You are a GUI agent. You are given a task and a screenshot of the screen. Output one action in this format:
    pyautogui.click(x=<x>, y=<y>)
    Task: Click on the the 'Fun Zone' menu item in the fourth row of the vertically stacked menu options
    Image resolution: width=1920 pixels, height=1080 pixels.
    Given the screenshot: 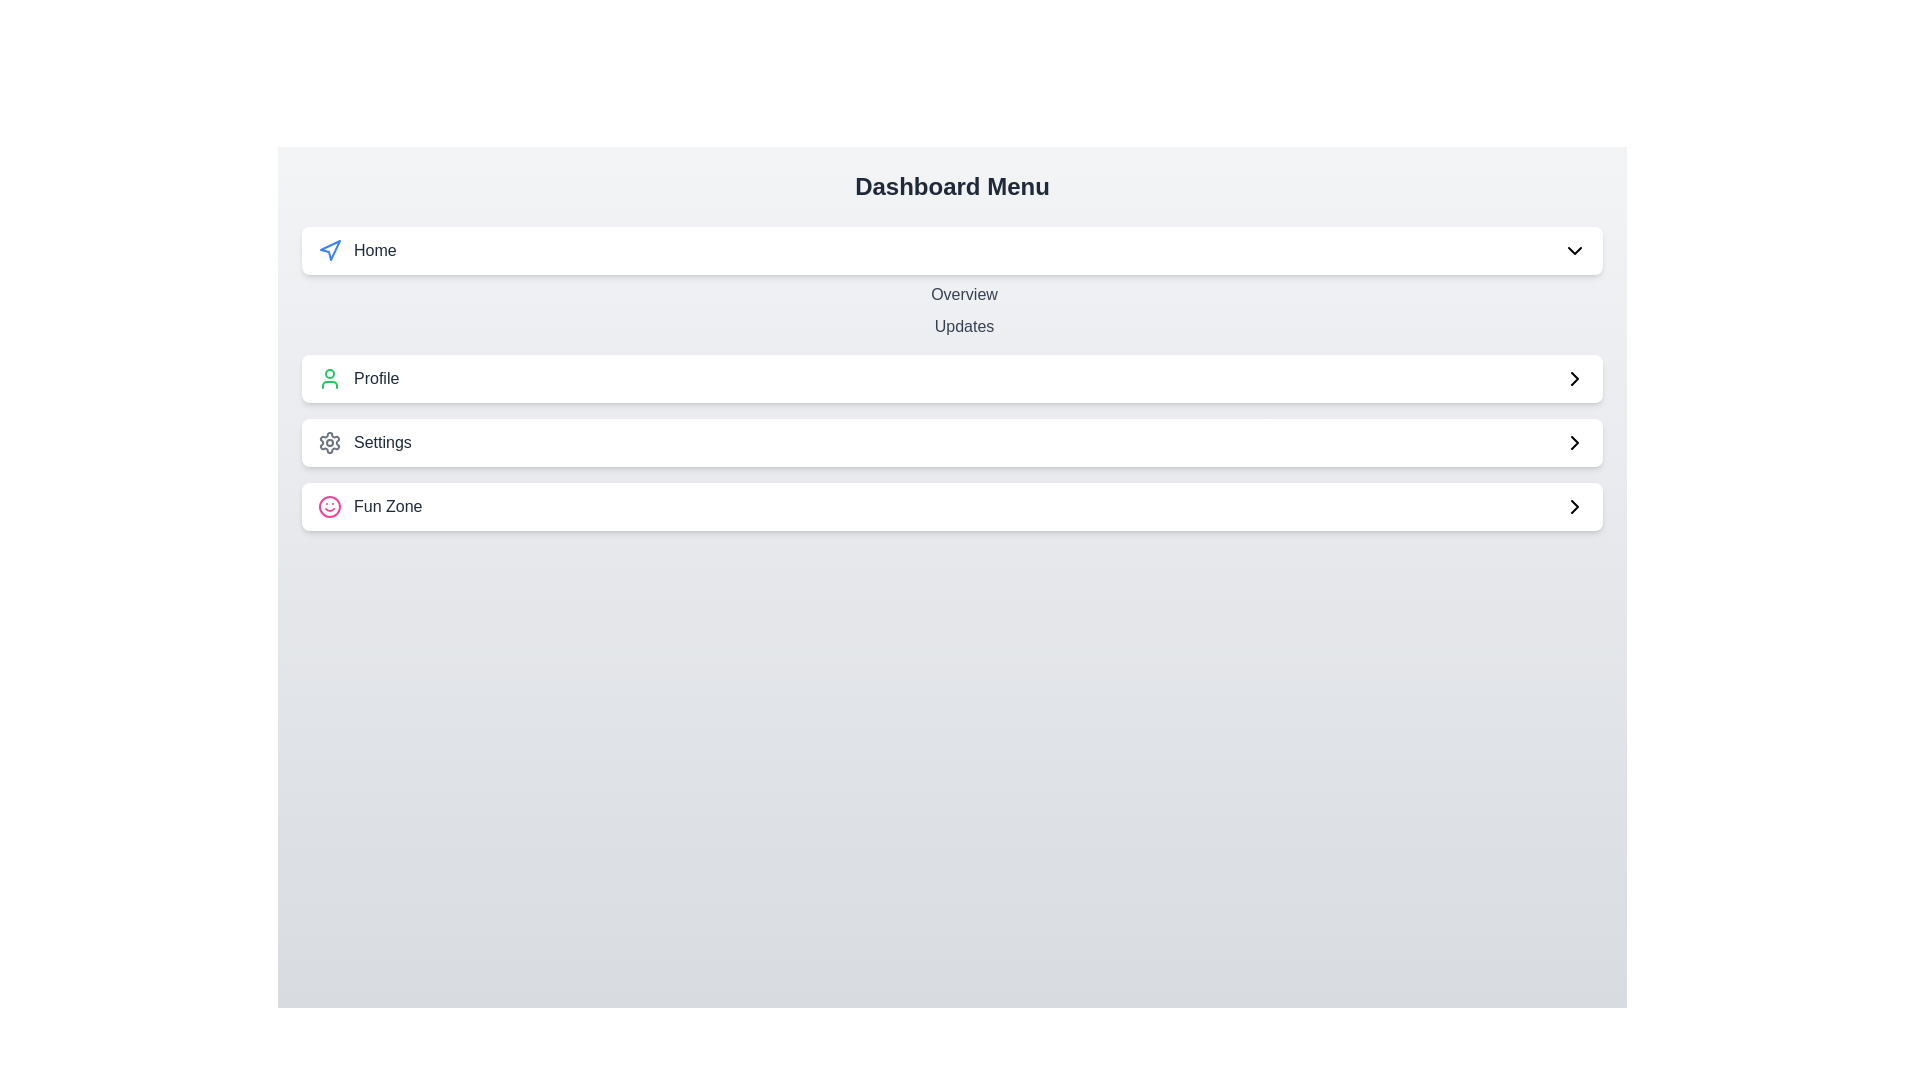 What is the action you would take?
    pyautogui.click(x=370, y=505)
    